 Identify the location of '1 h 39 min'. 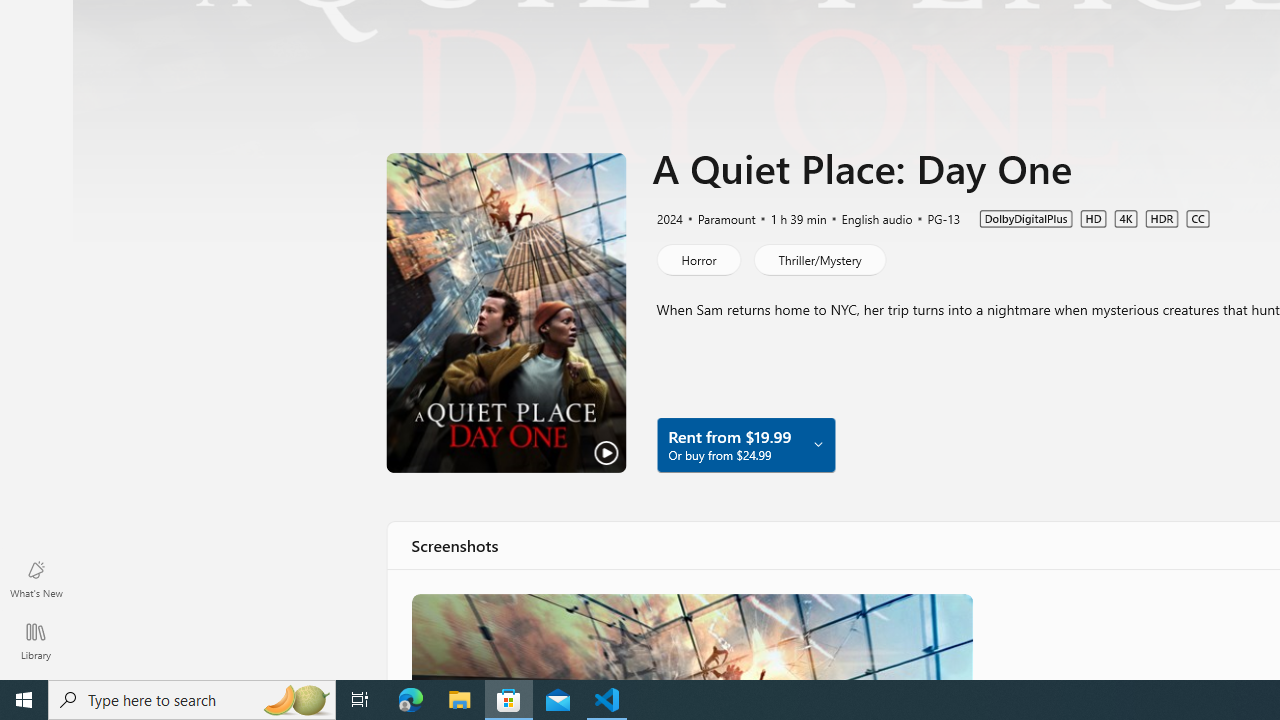
(789, 218).